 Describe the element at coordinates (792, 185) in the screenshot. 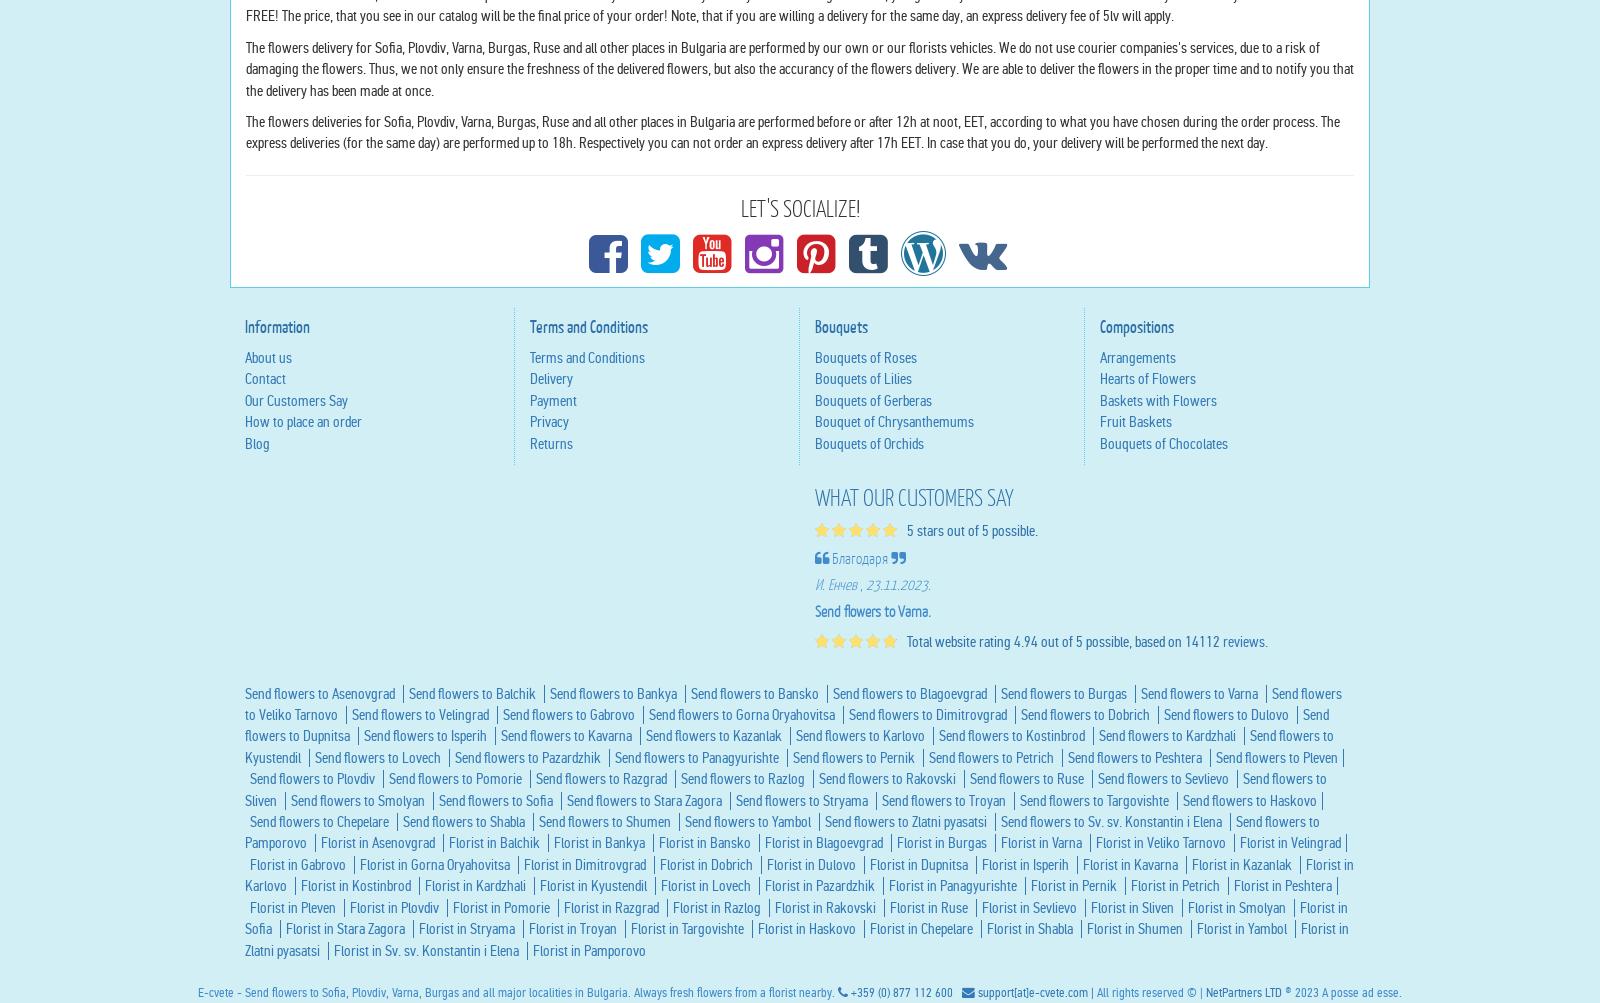

I see `'Thanks to our online store for flowers delivery it has never been easier to order flowers delivery to Sofia, Plovdiv, Varna, Burgas, Ruse and numerous other towns in Bulgaria. Because of our well-developed network of local florists, we are now able to perform flowers delivery on the same day in every corner of Bulgaria. Thus, you get always fresh flowers from the florist nearby. Our delivery is COMPLETELY FREE! The price, that you see in our catalog will be the final price of your order! Note, that if you are willing a delivery for the same day, an express delivery fee of 5lv will apply.'` at that location.